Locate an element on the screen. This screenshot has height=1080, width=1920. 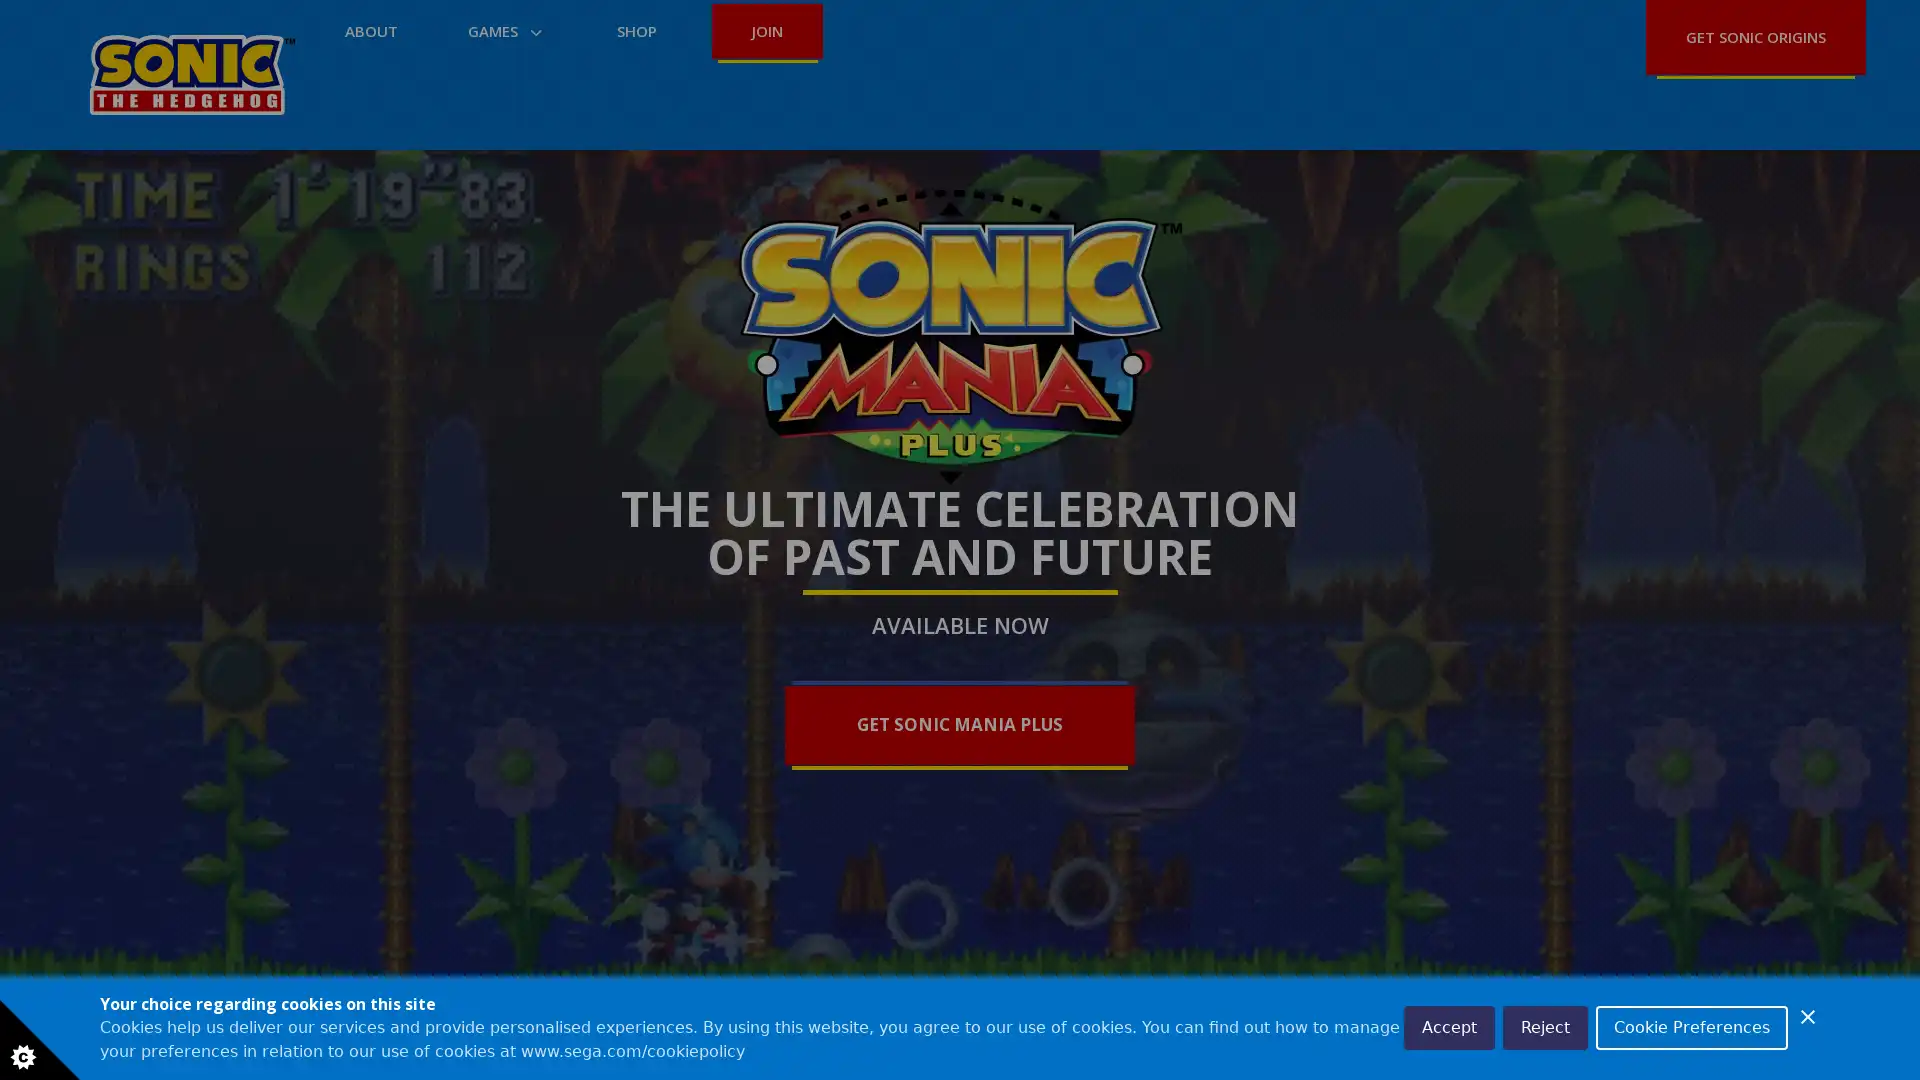
Close is located at coordinates (1808, 1017).